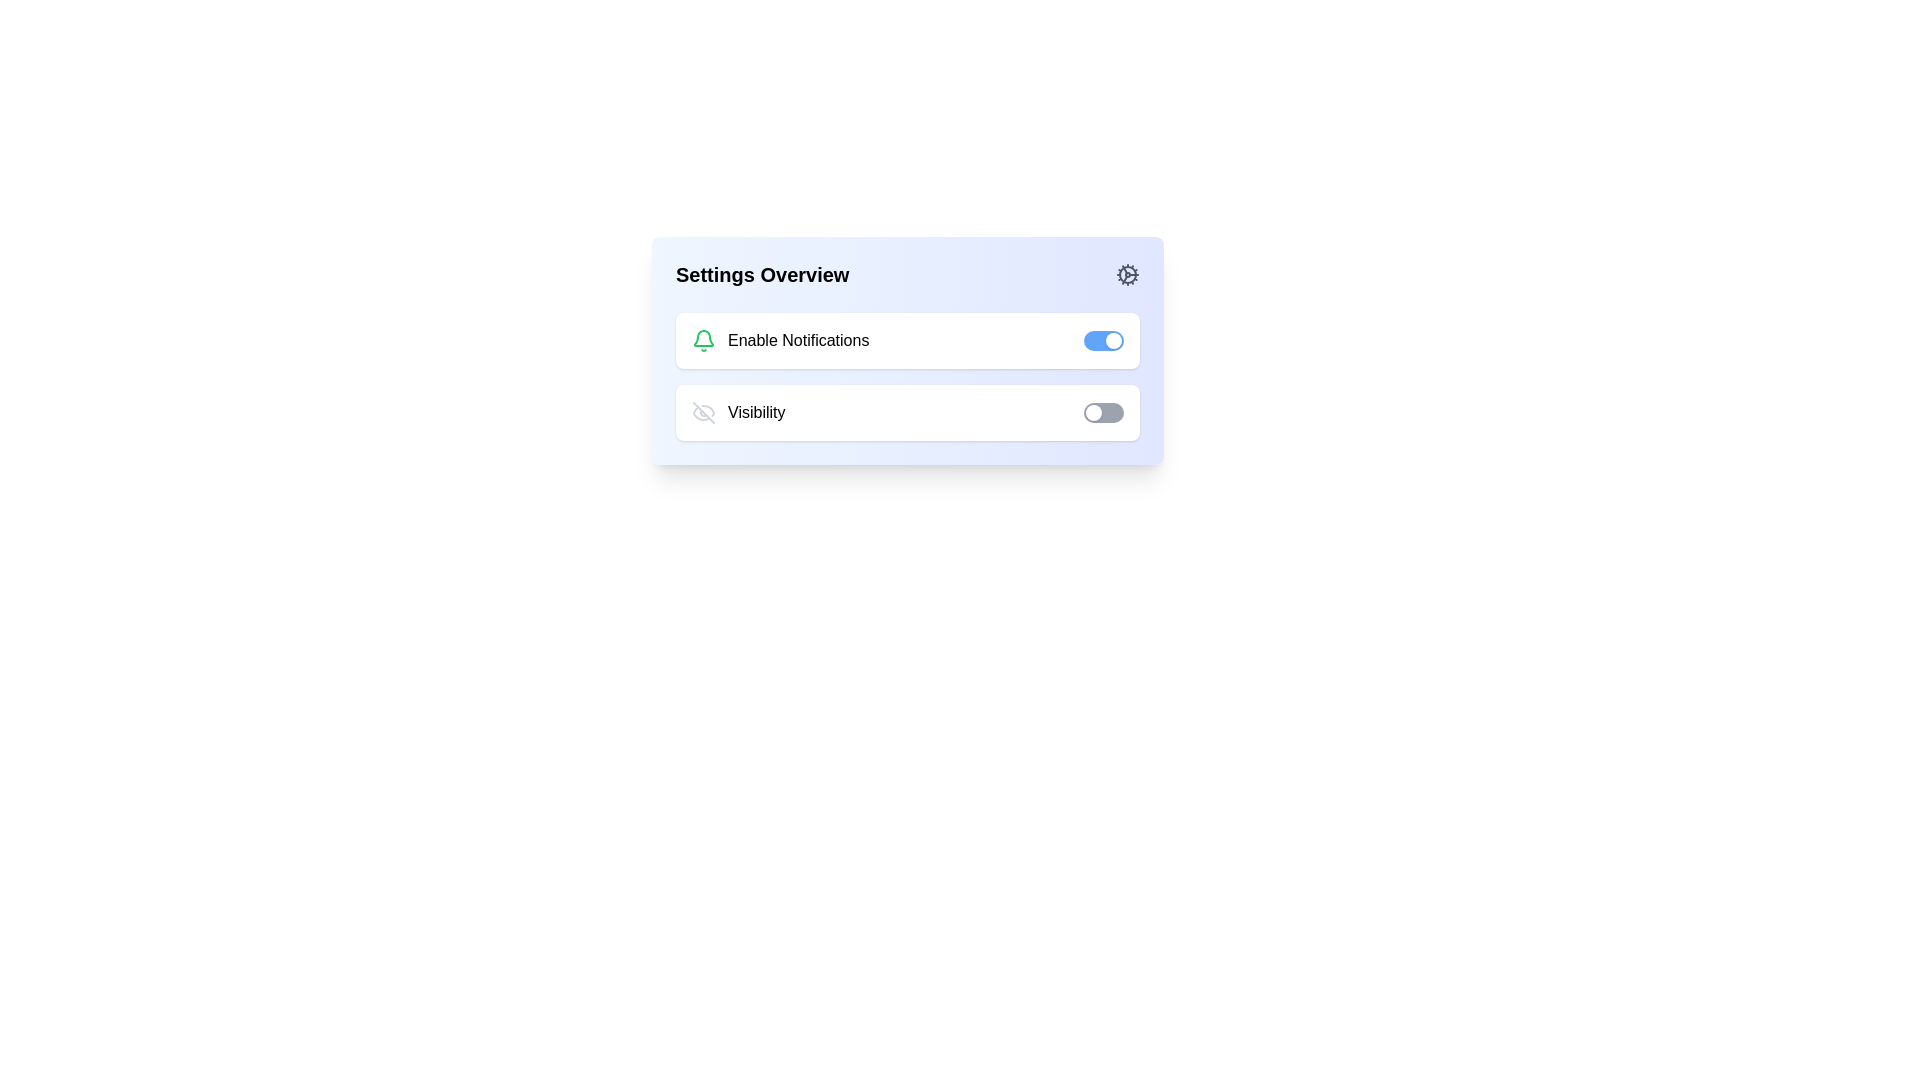  What do you see at coordinates (1128, 274) in the screenshot?
I see `the gear icon located at the far right of the 'Settings Overview' heading` at bounding box center [1128, 274].